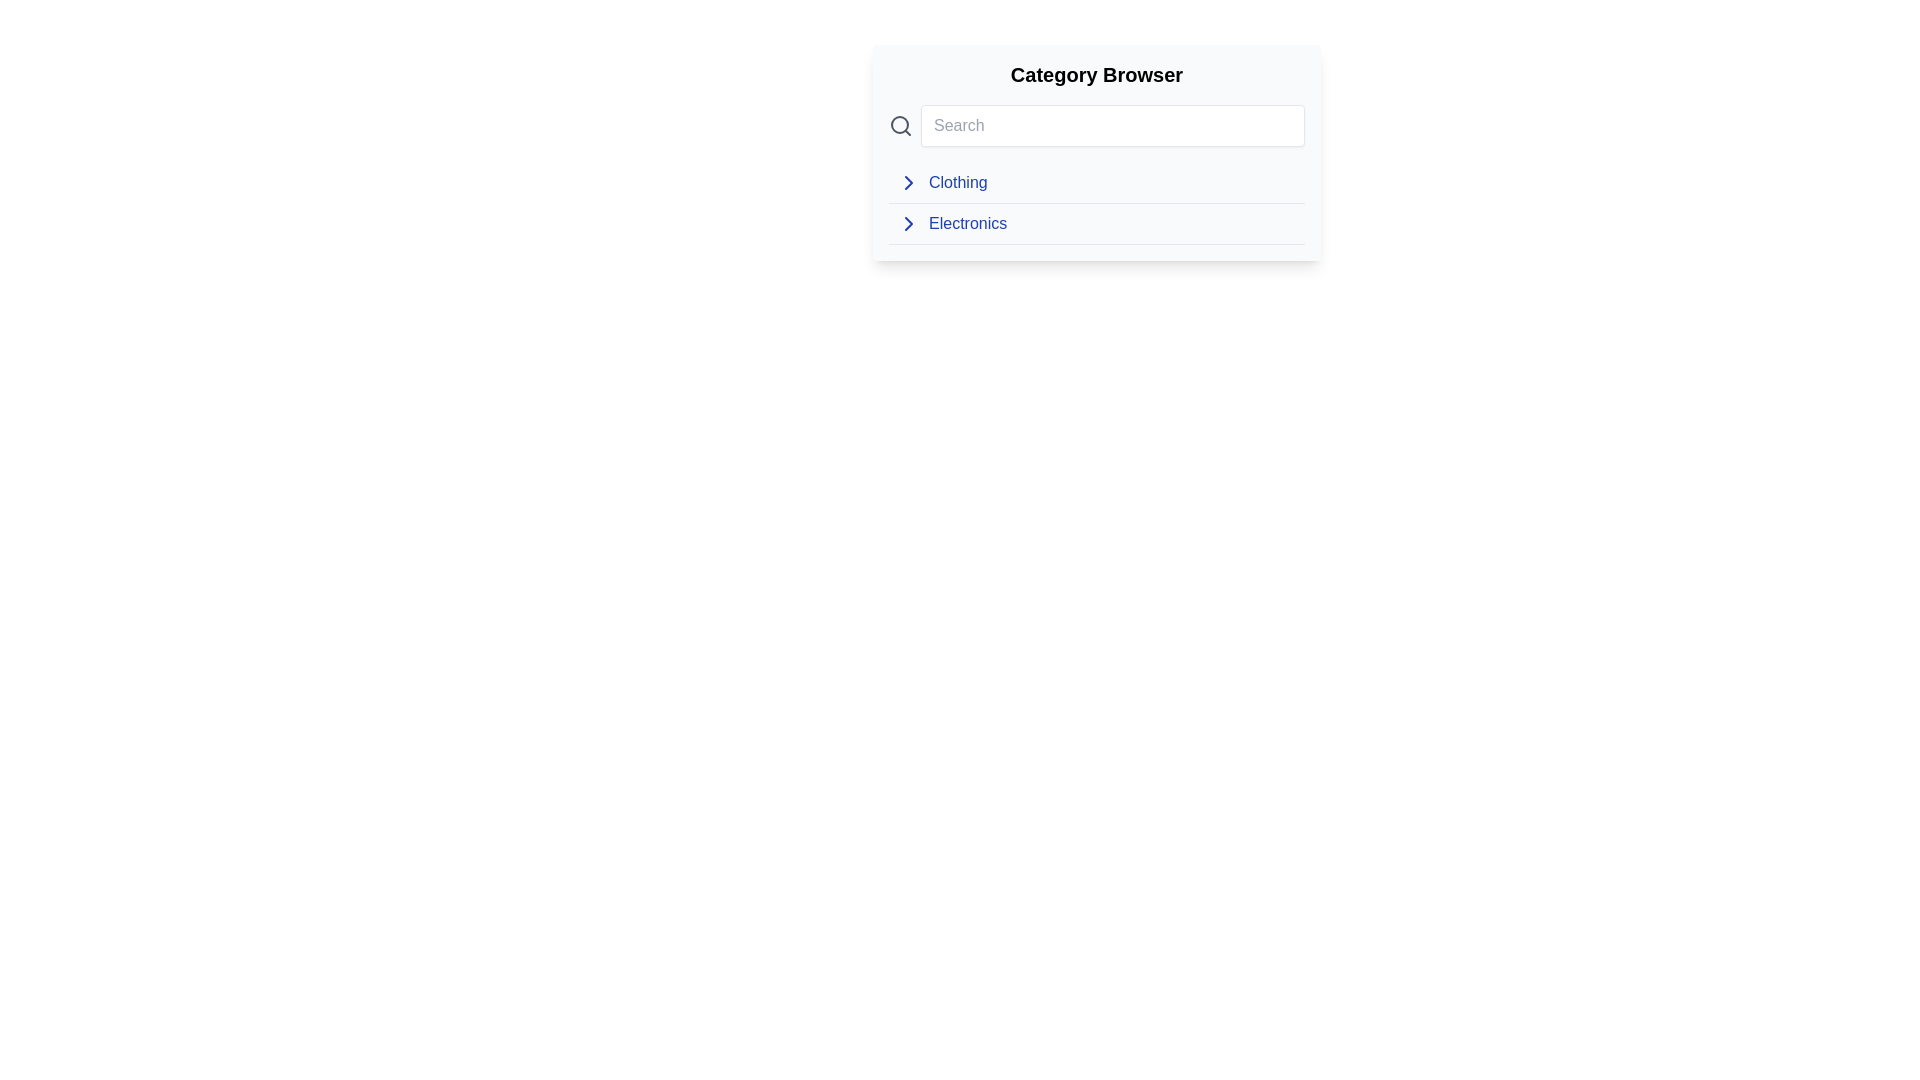  Describe the element at coordinates (968, 223) in the screenshot. I see `the 'Electronics' category text label in the Category Browser section to browse items or expand subcategories` at that location.